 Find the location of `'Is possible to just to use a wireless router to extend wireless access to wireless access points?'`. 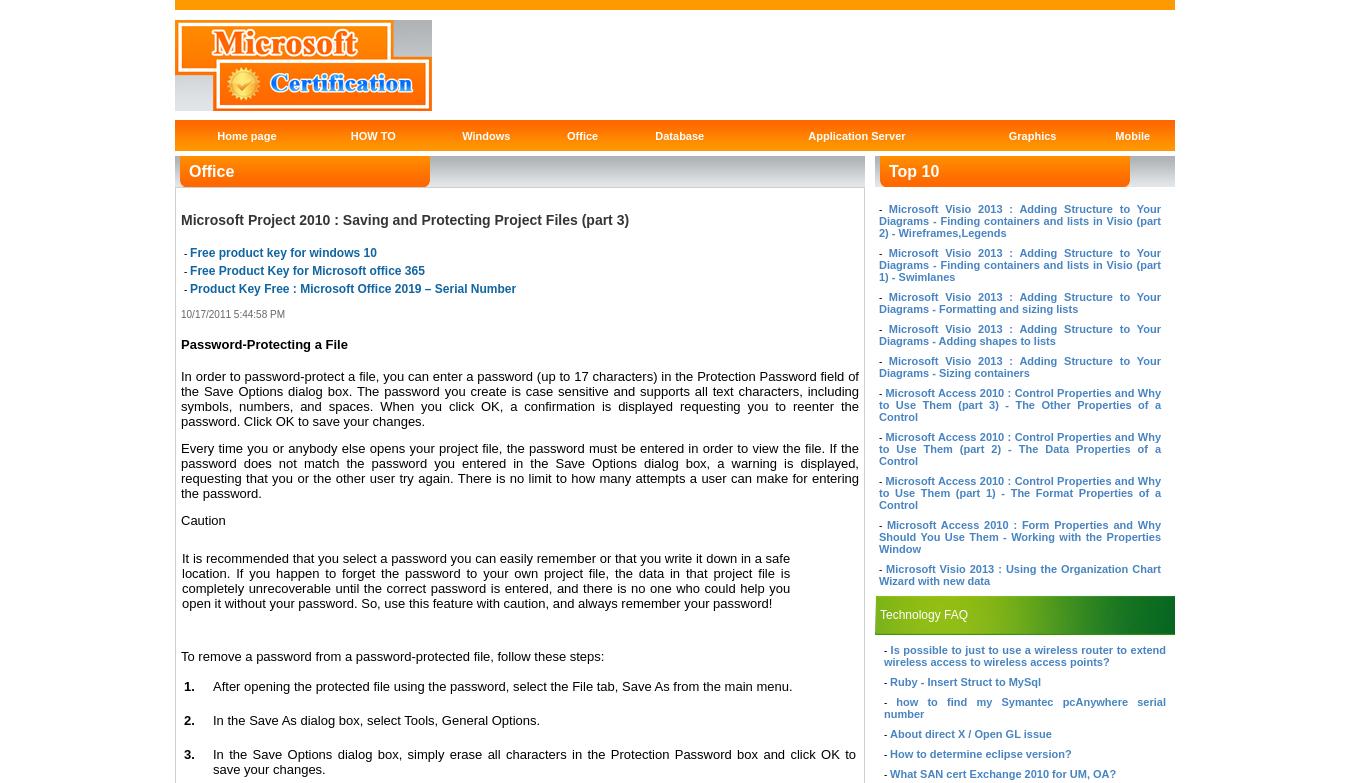

'Is possible to just to use a wireless router to extend wireless access to wireless access points?' is located at coordinates (1025, 654).